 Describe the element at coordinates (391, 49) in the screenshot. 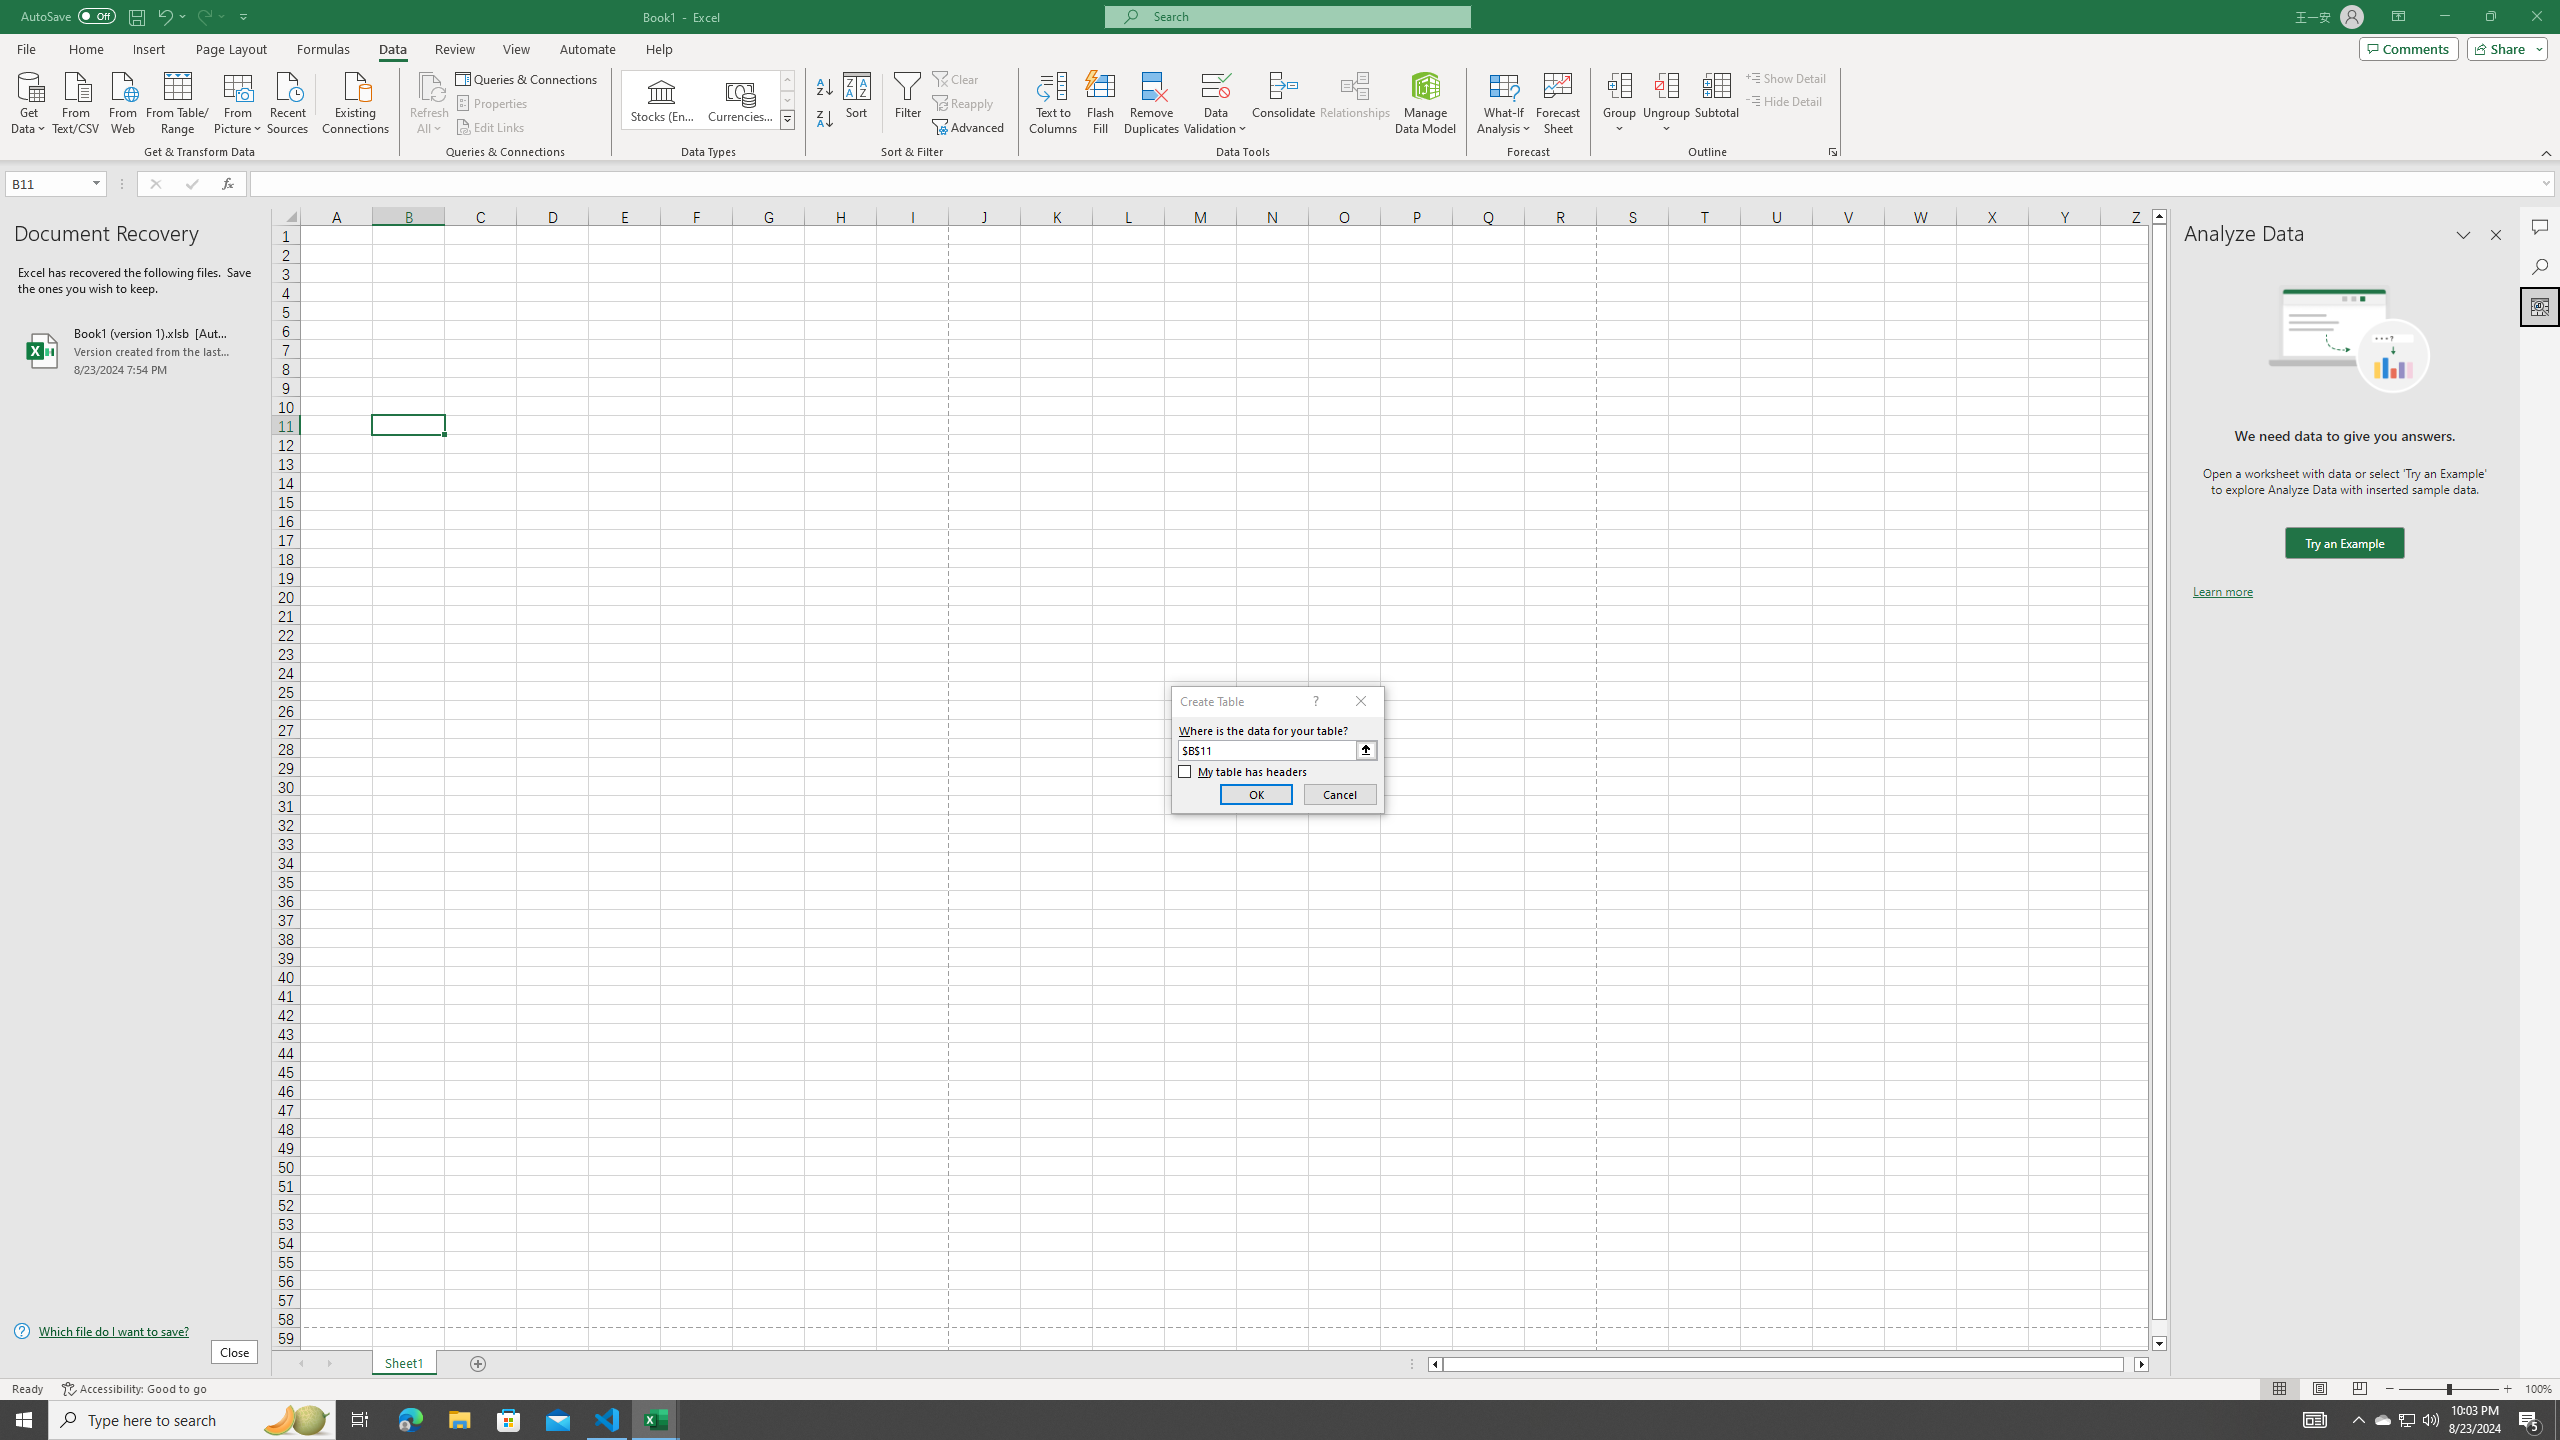

I see `'Data'` at that location.